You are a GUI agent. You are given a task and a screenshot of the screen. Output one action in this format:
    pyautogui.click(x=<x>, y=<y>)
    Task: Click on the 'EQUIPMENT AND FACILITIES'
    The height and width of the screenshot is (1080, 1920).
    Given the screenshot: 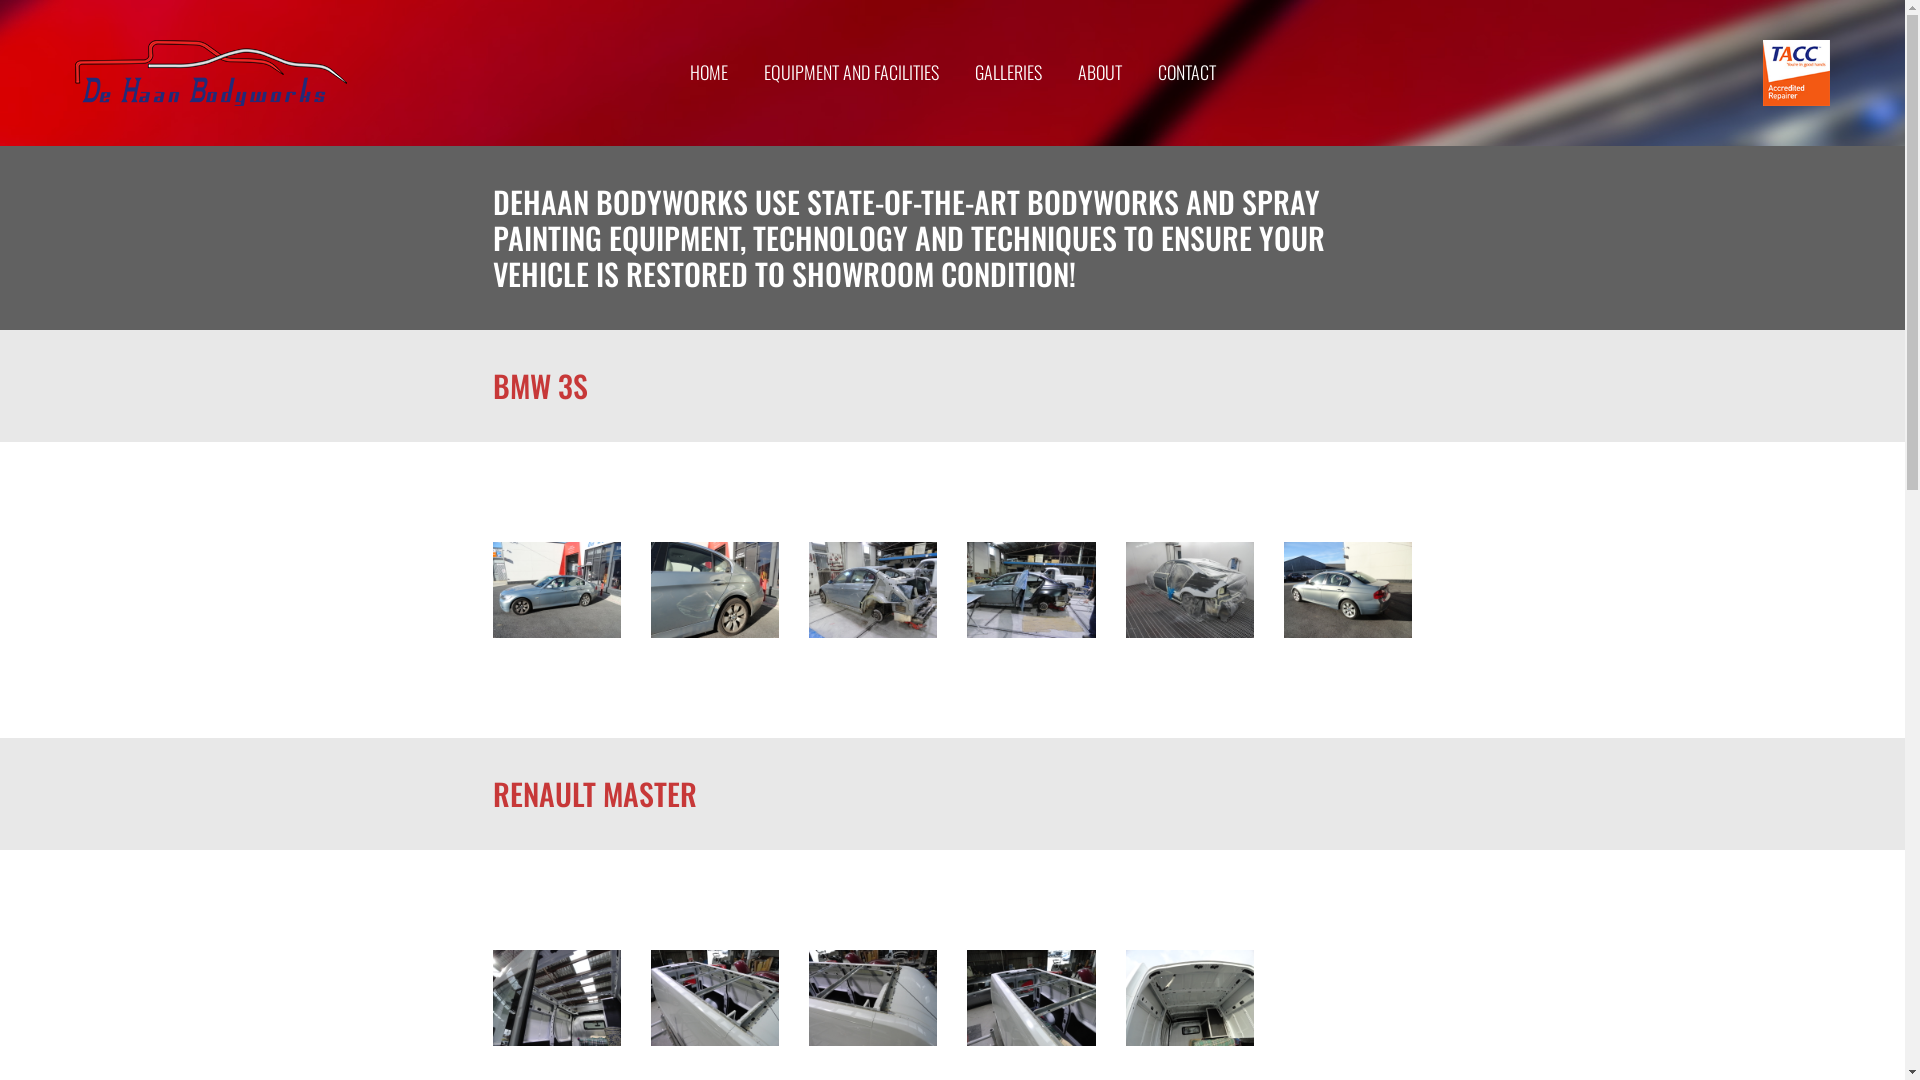 What is the action you would take?
    pyautogui.click(x=851, y=71)
    